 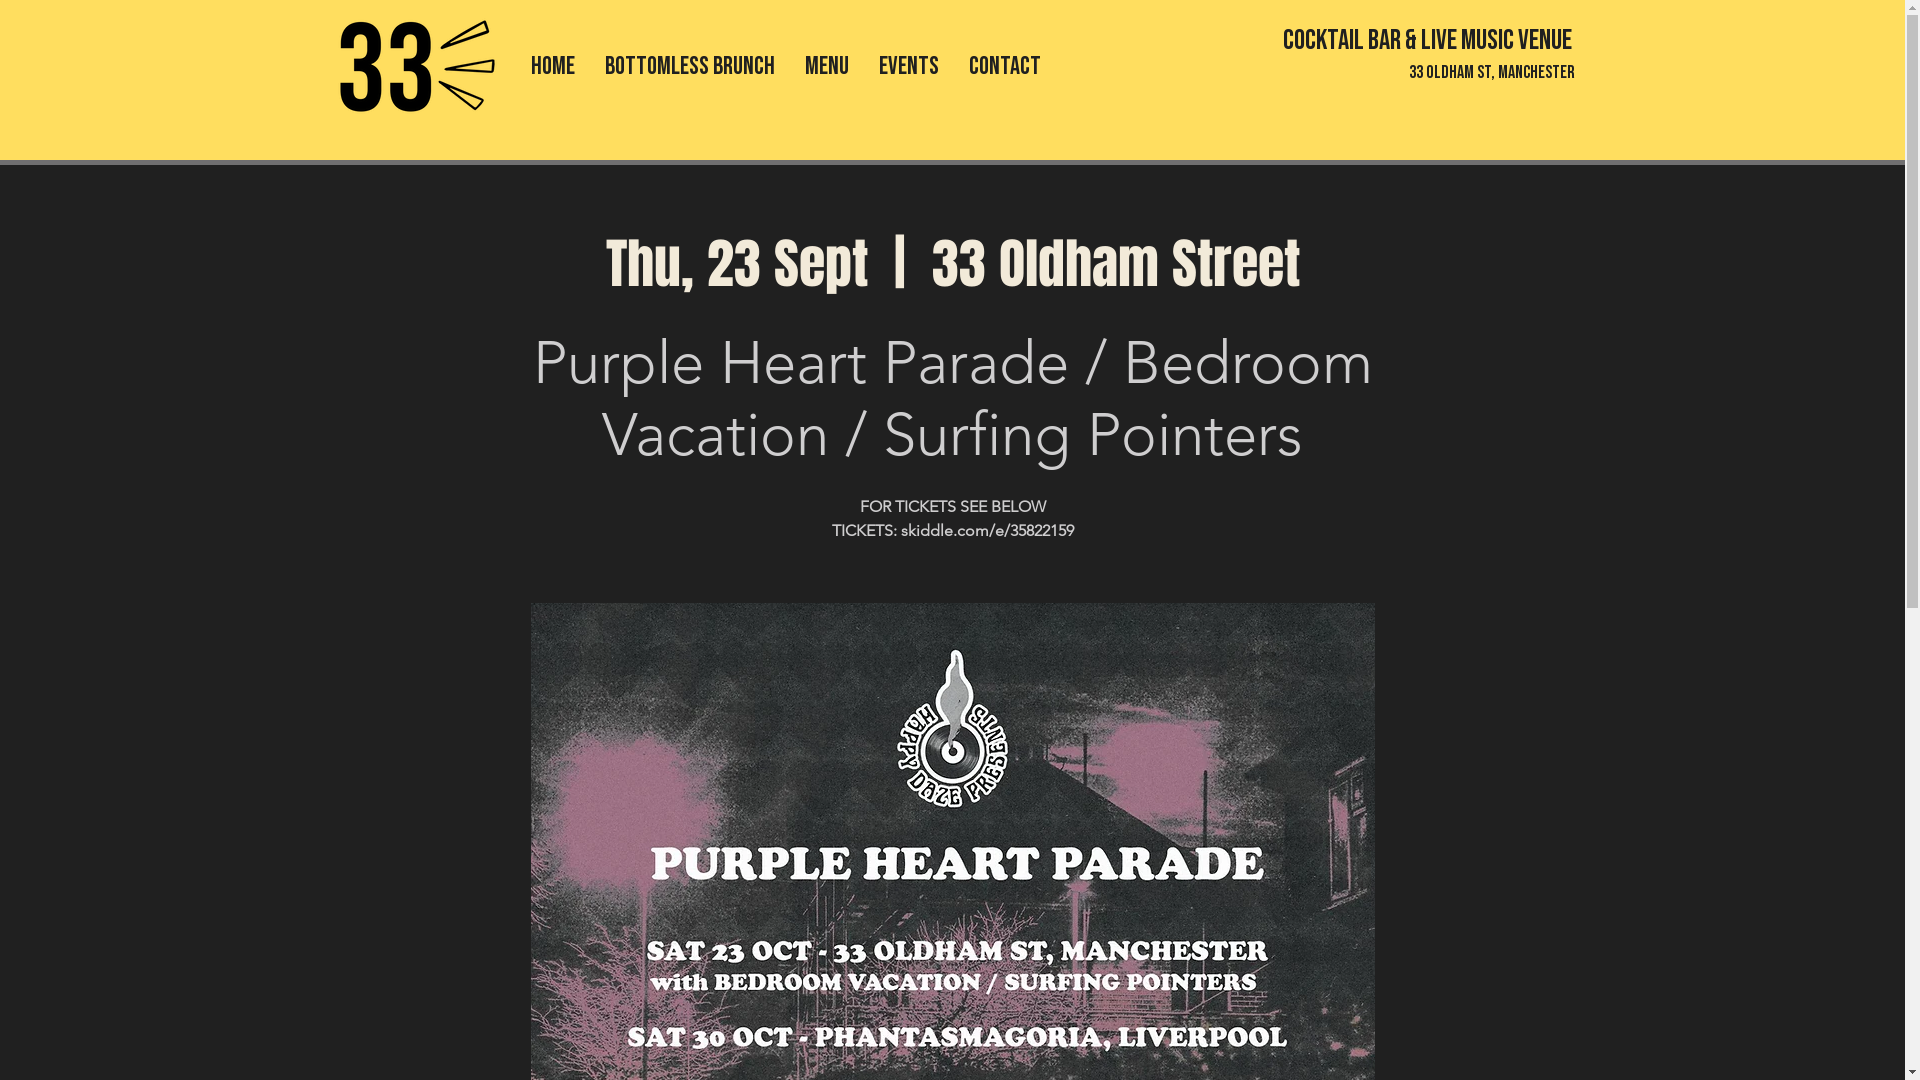 I want to click on 'HOME', so click(x=552, y=65).